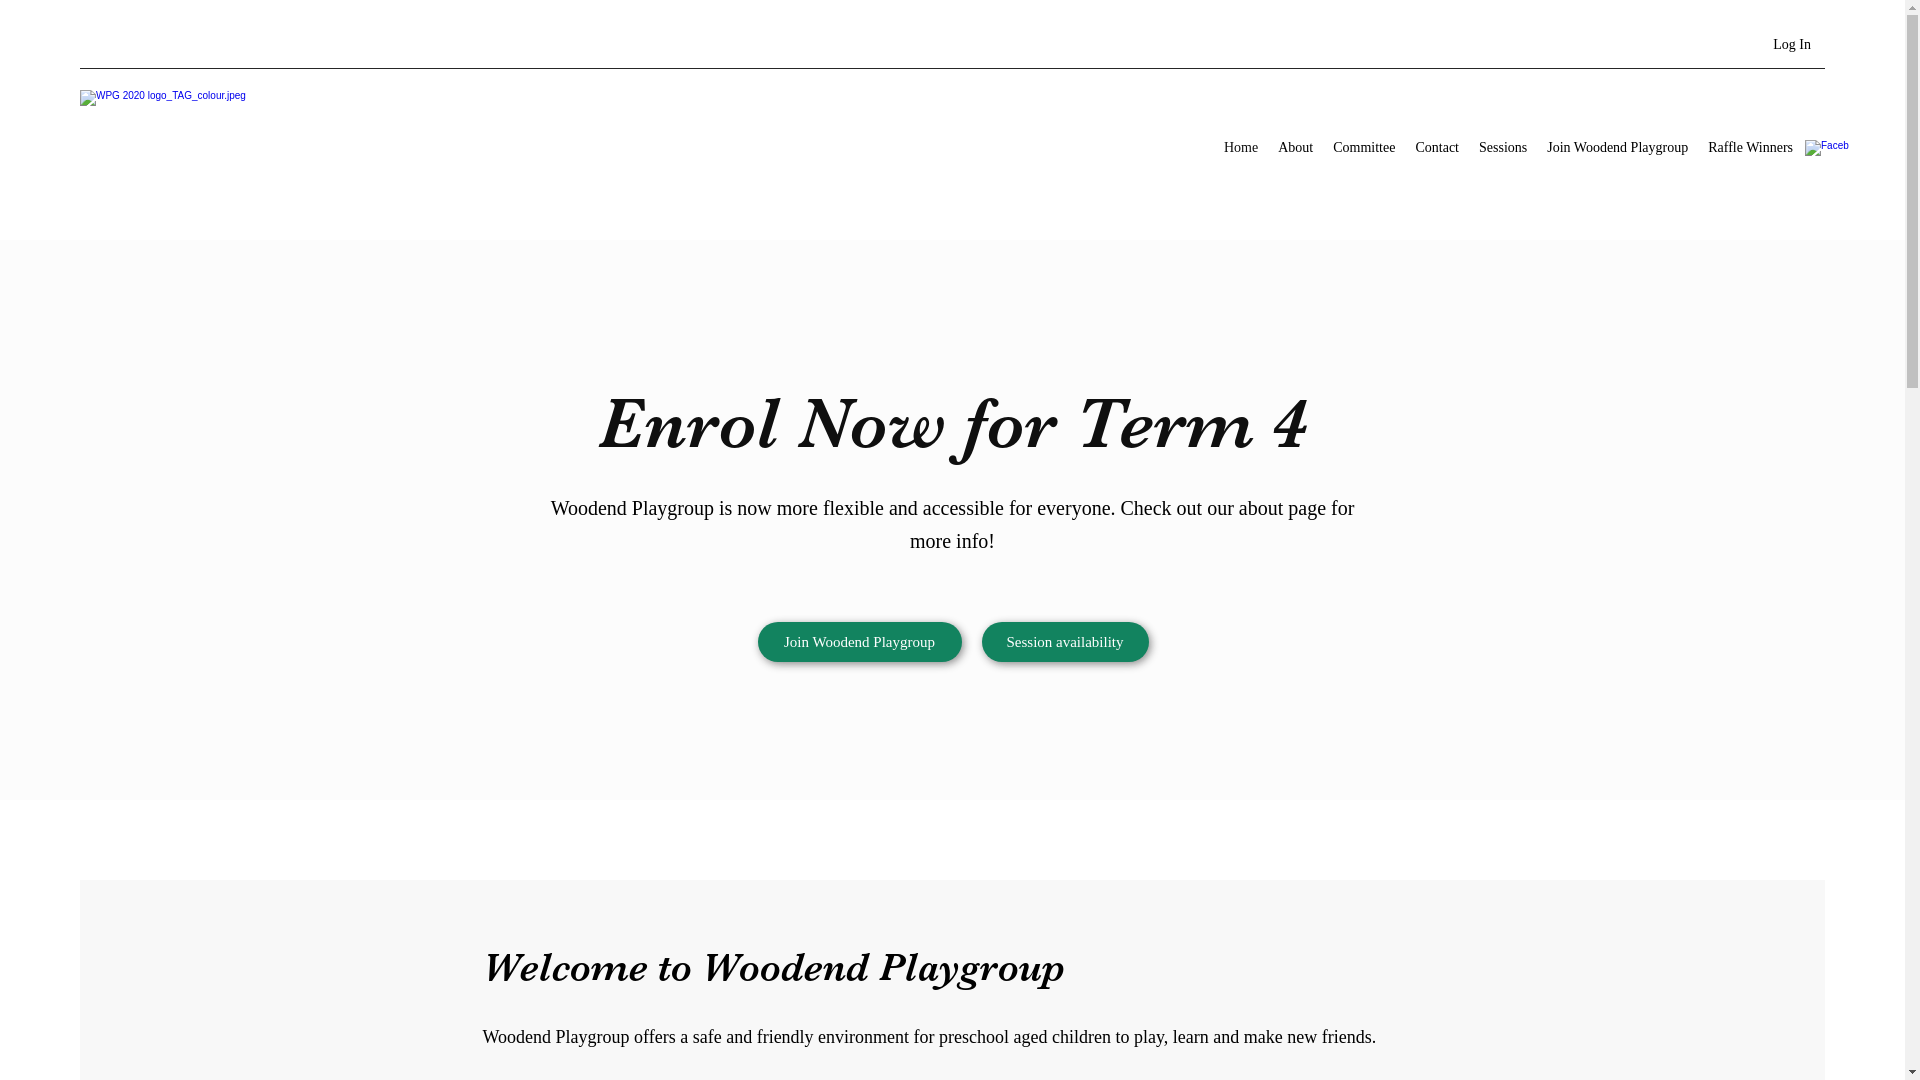  Describe the element at coordinates (1404, 149) in the screenshot. I see `'Contact'` at that location.